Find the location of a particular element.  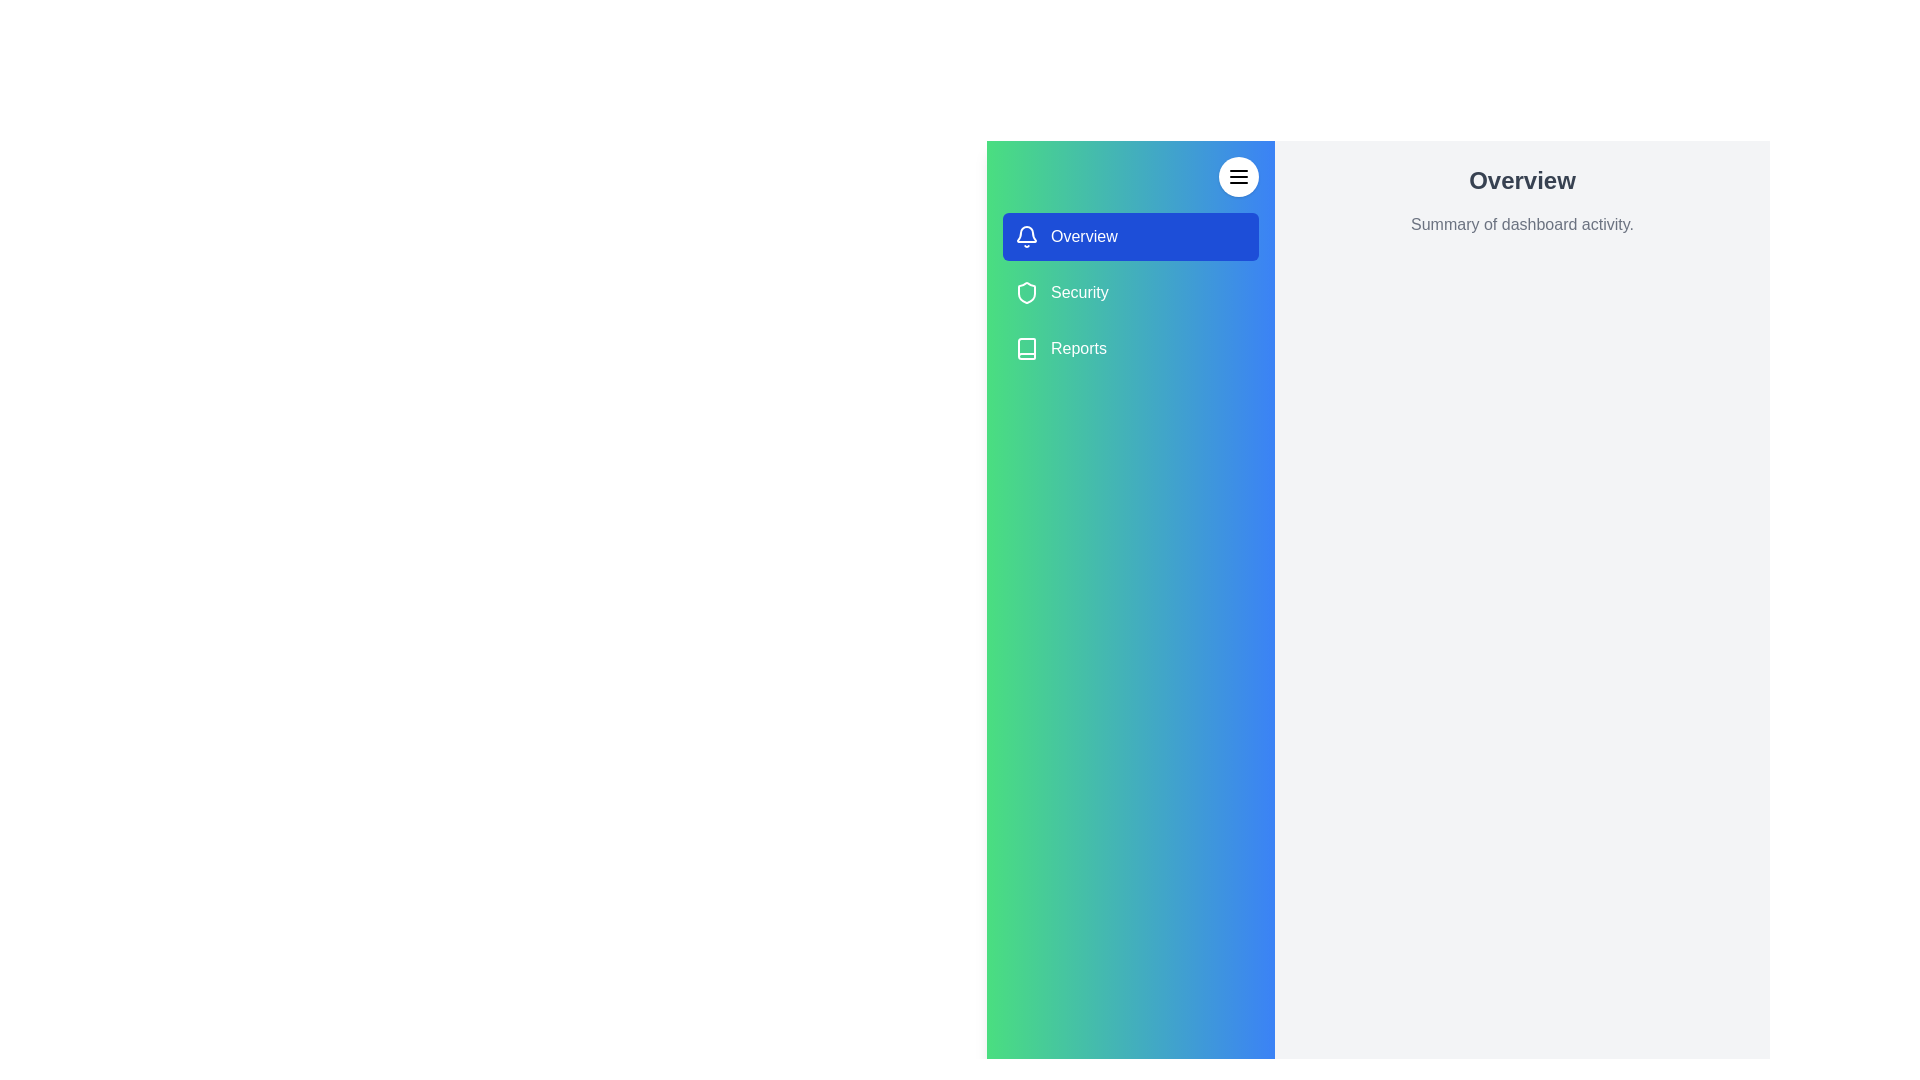

menu button to toggle the navigation drawer is located at coordinates (1237, 176).